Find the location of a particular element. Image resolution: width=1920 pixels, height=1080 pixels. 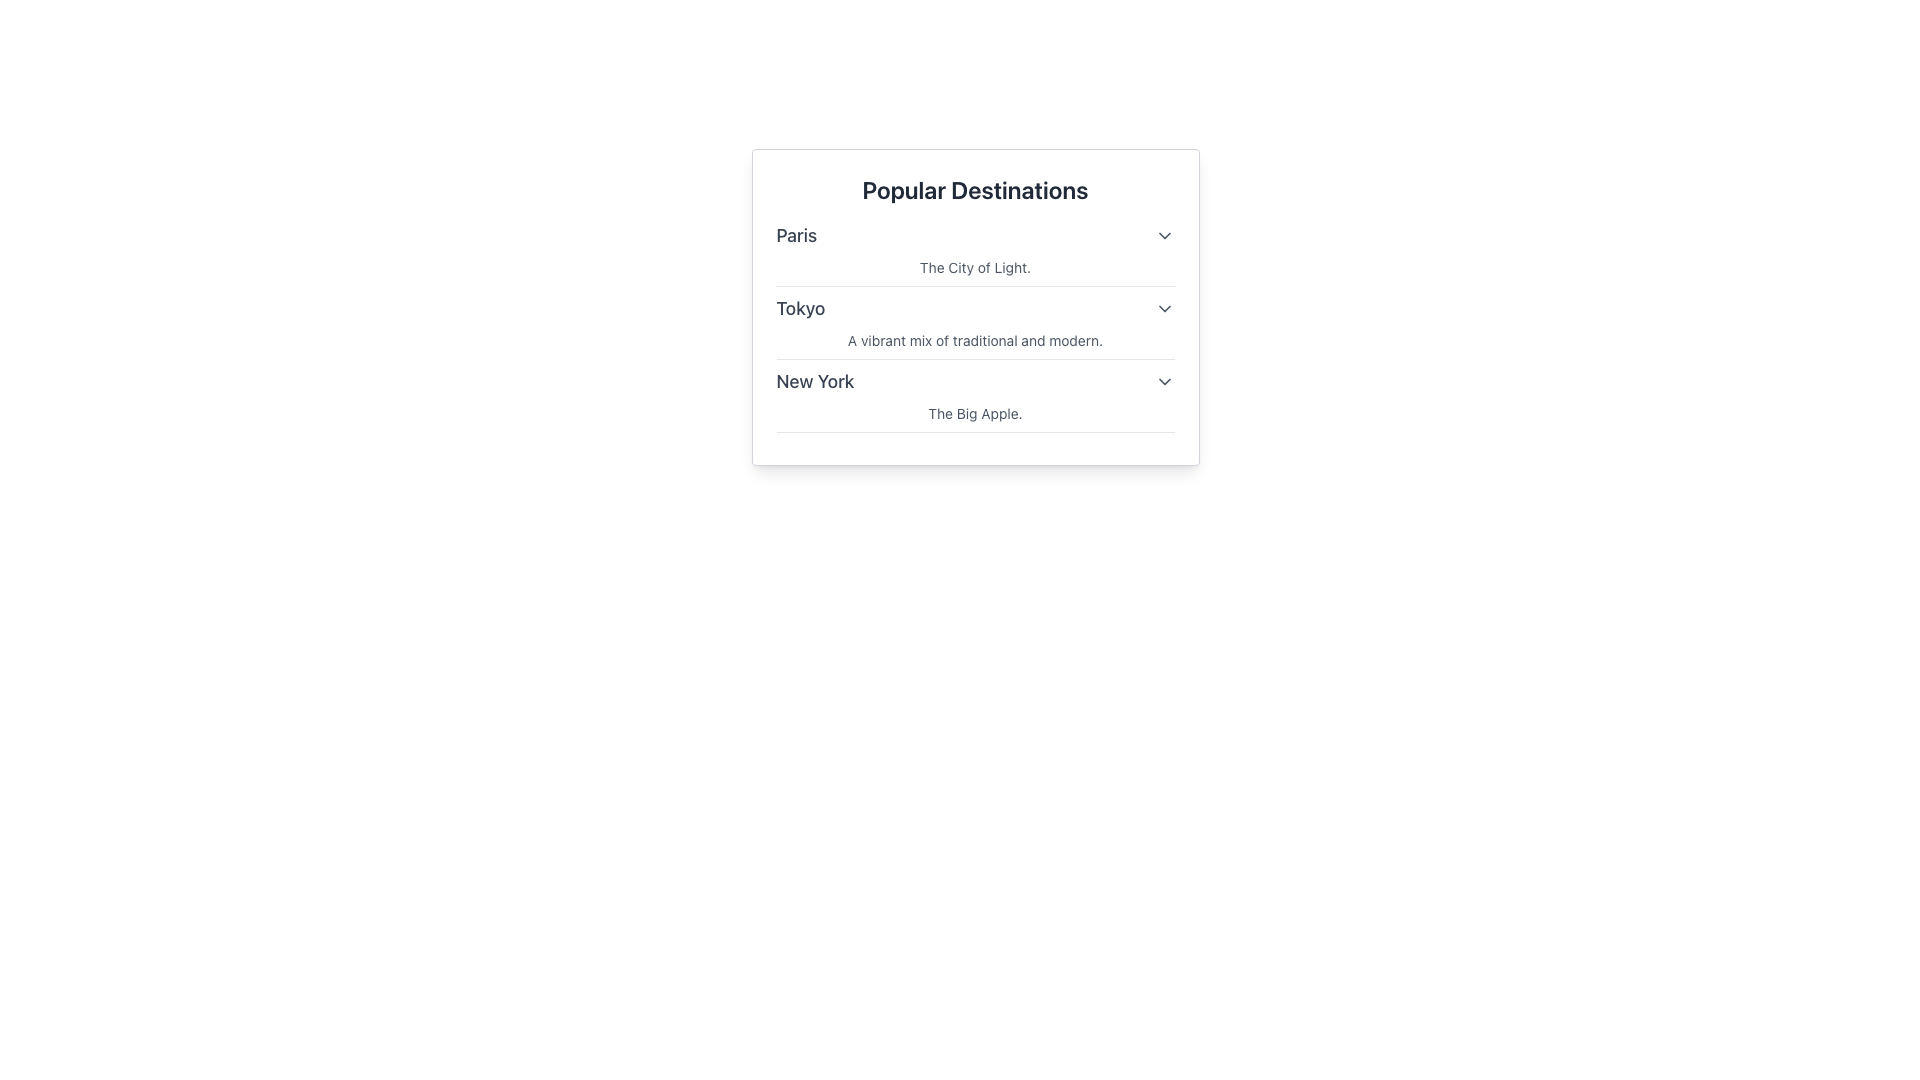

the downward-pointing chevron icon located to the right of the 'New York' text label in the third row of the 'Popular Destinations' dropdown list is located at coordinates (1164, 381).